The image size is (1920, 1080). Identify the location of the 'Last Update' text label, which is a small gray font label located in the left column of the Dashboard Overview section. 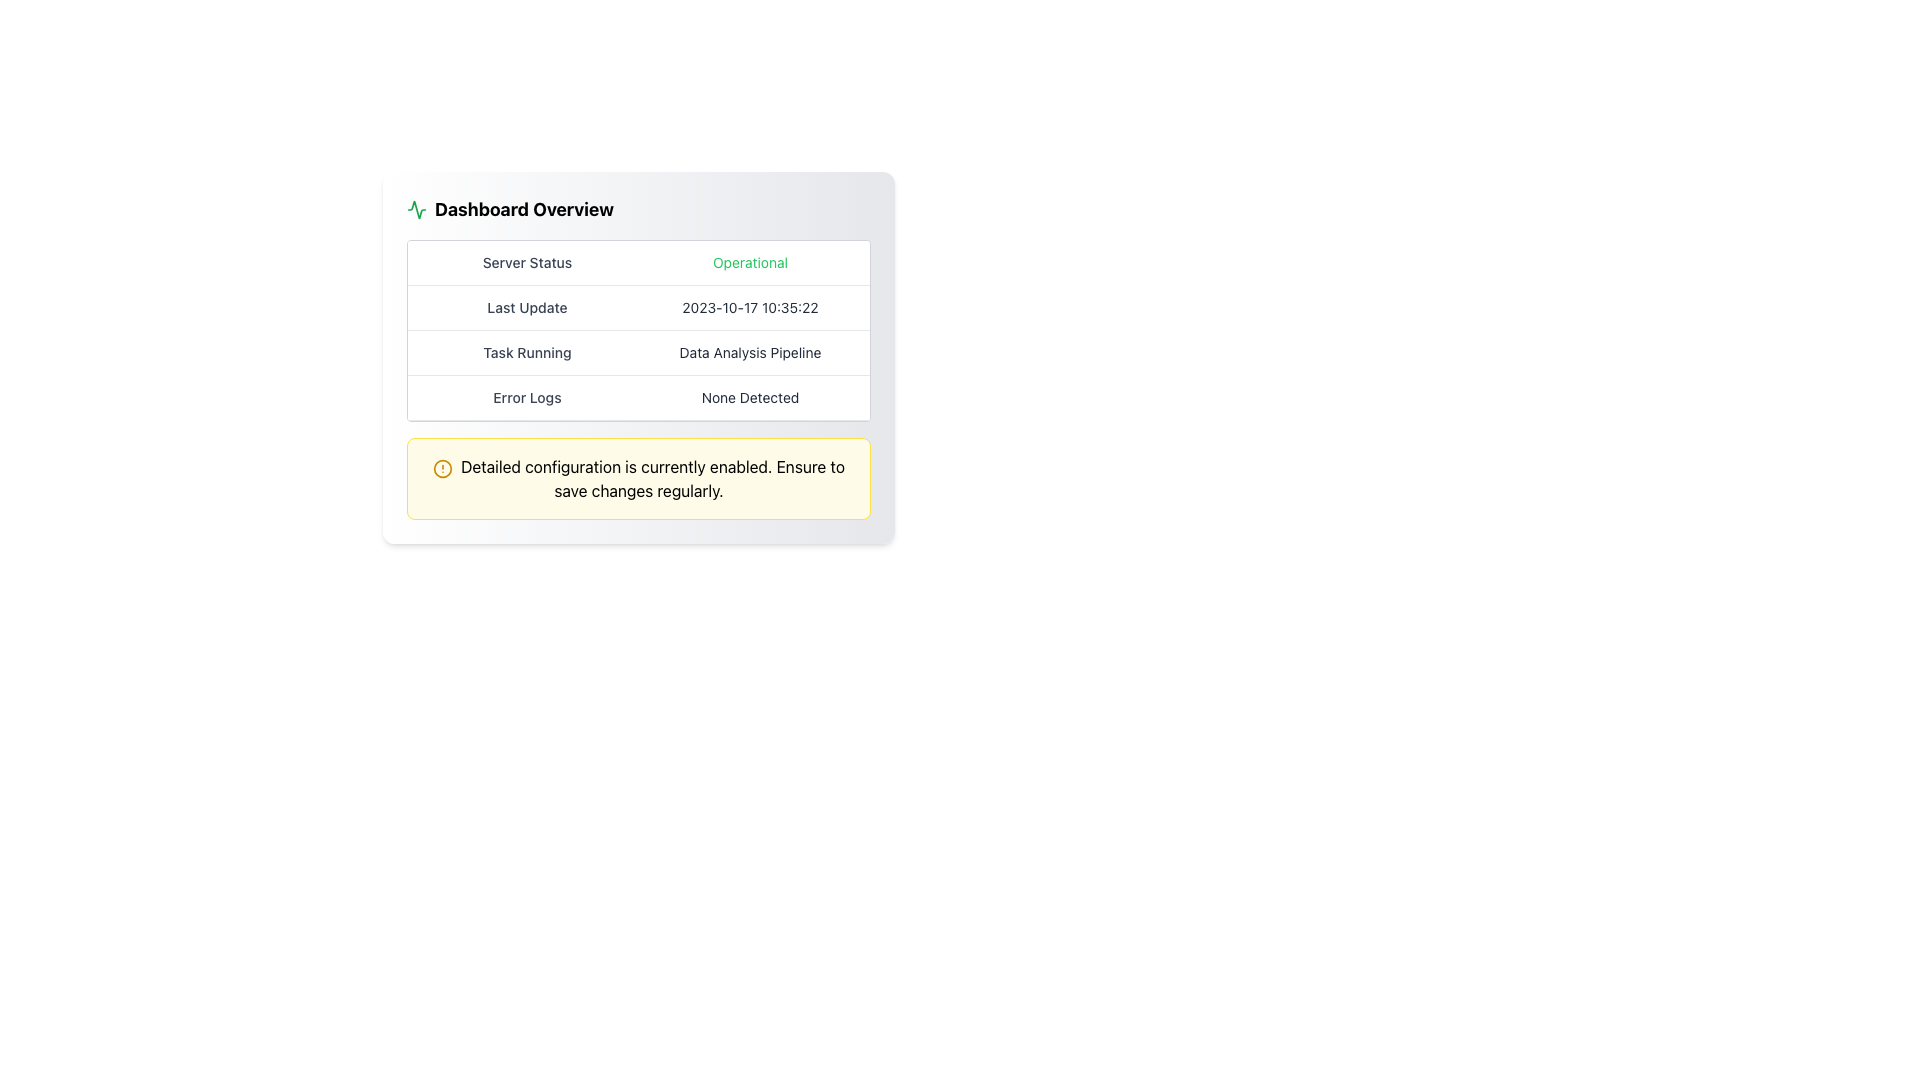
(527, 308).